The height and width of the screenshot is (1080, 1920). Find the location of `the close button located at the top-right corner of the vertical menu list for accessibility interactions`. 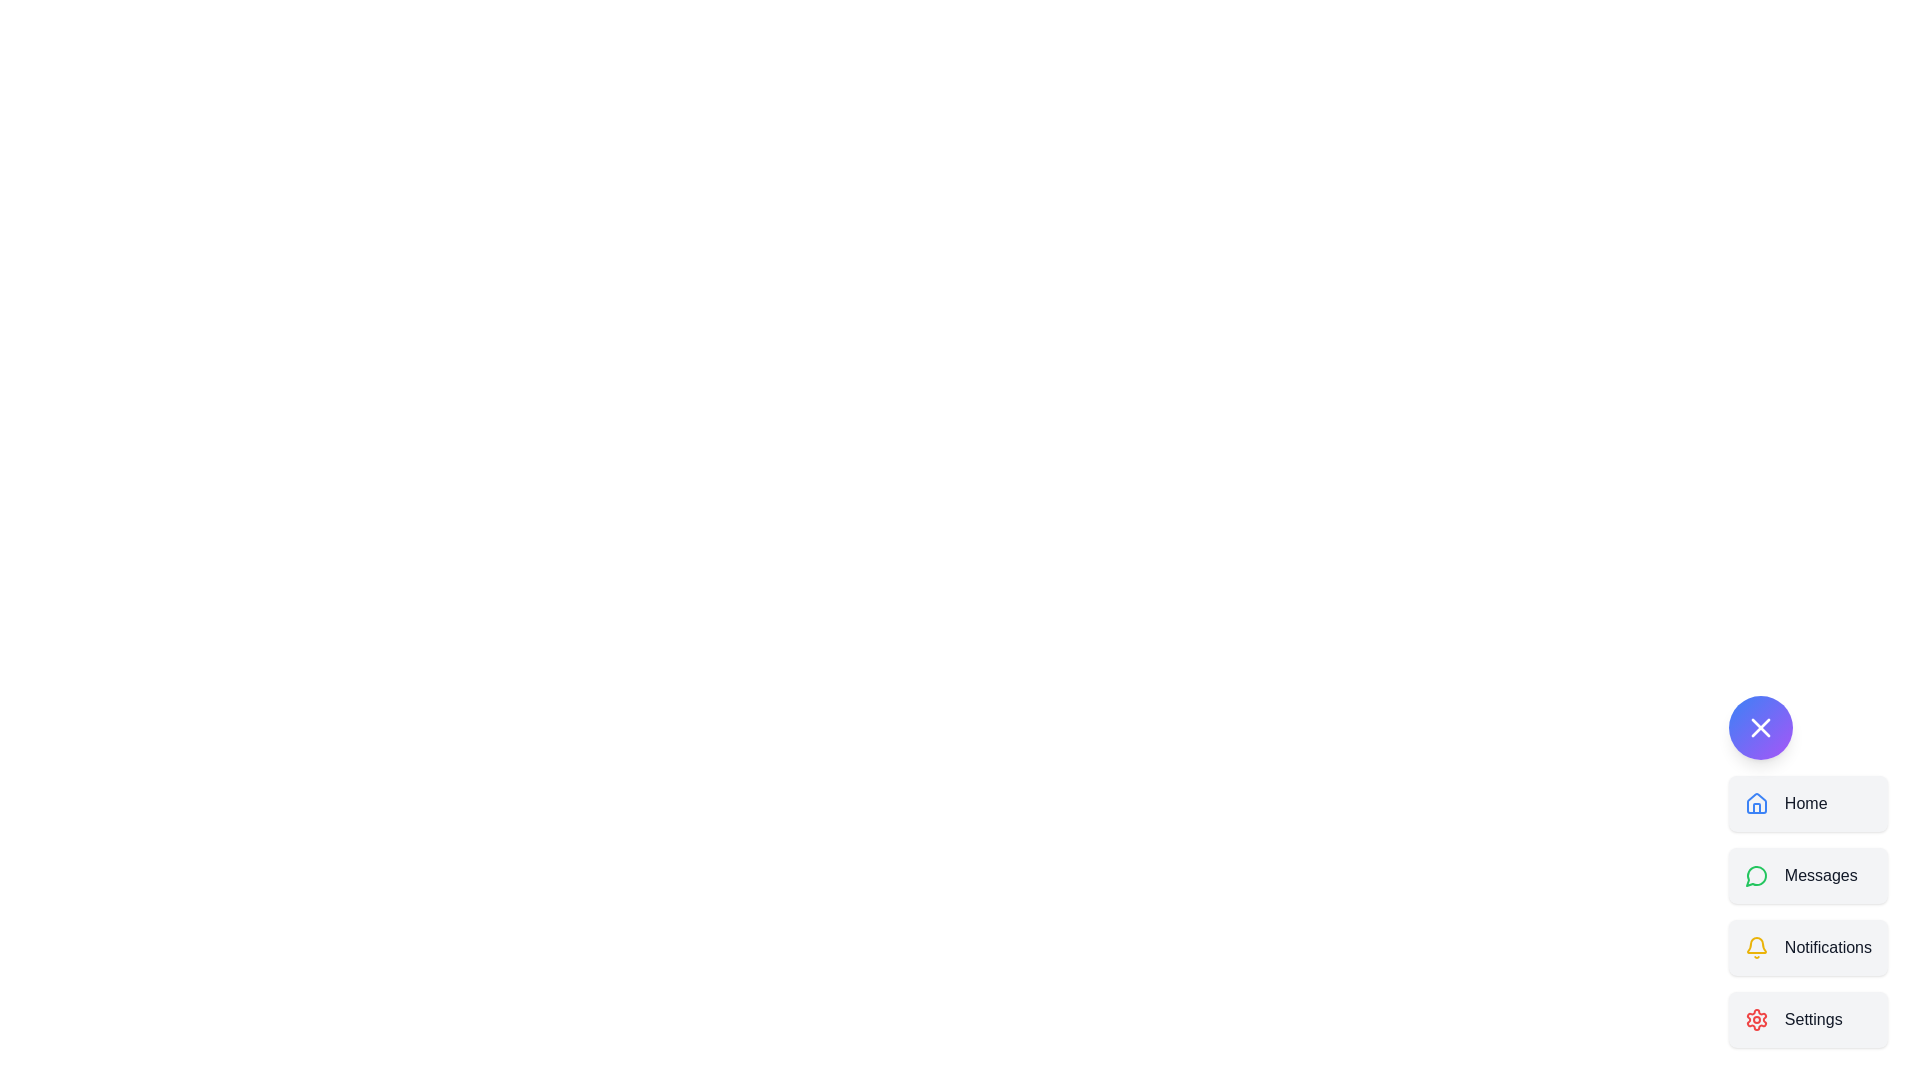

the close button located at the top-right corner of the vertical menu list for accessibility interactions is located at coordinates (1760, 728).